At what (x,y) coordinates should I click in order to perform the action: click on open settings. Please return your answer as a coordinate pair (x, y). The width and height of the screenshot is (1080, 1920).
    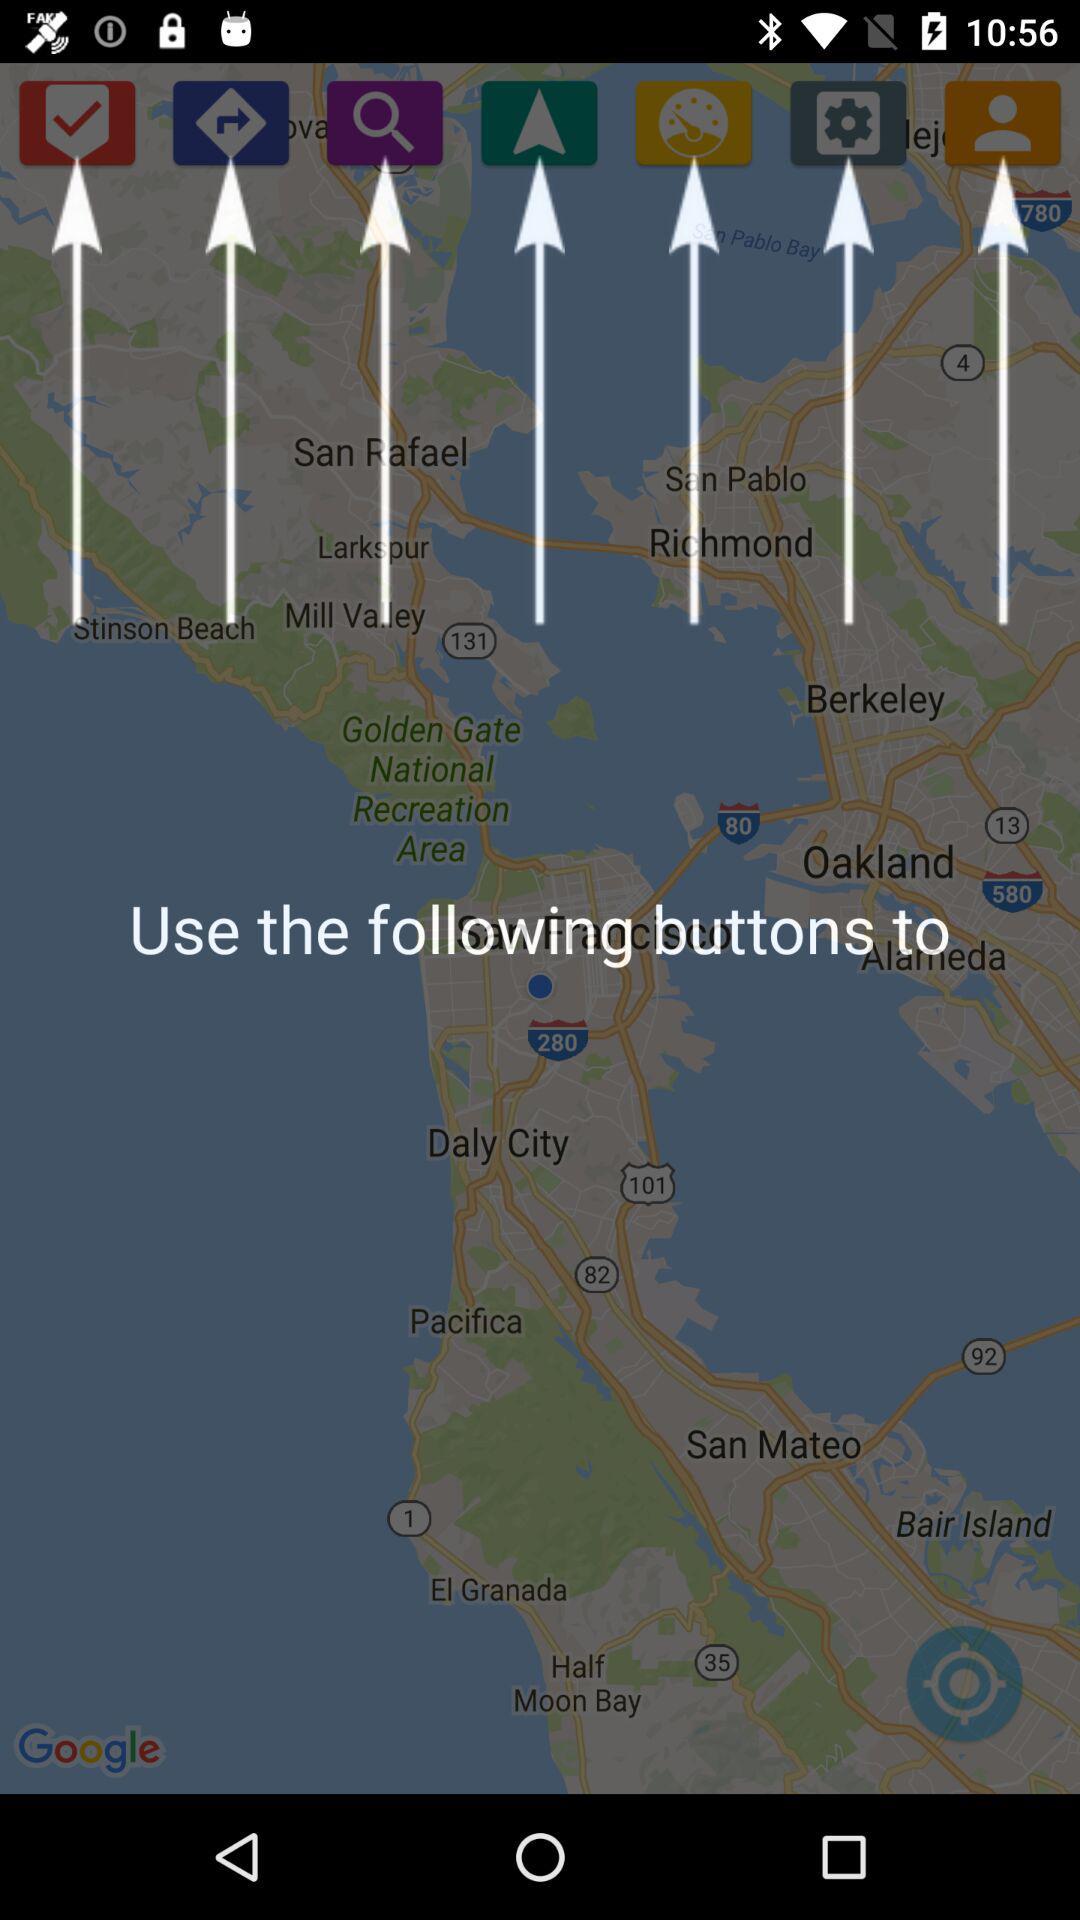
    Looking at the image, I should click on (848, 121).